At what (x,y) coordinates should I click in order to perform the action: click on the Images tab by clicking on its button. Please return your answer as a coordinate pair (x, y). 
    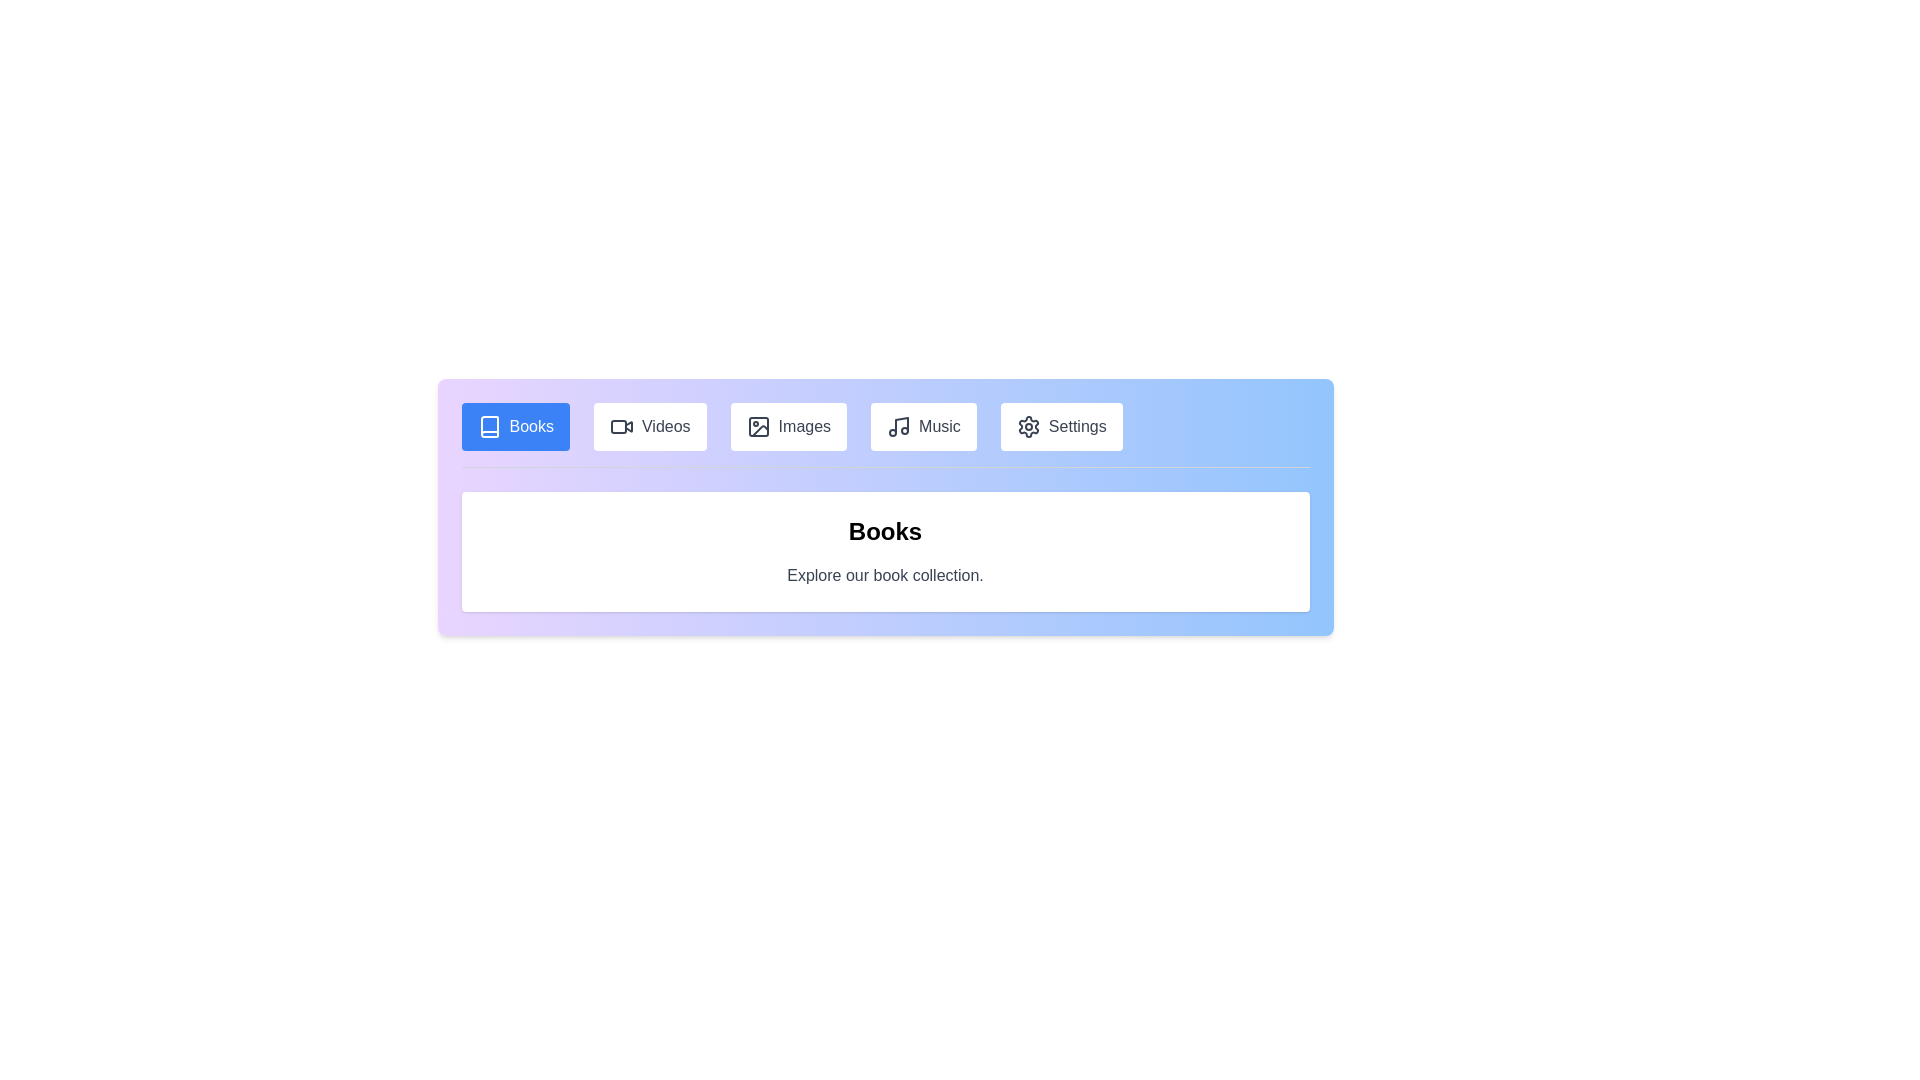
    Looking at the image, I should click on (786, 426).